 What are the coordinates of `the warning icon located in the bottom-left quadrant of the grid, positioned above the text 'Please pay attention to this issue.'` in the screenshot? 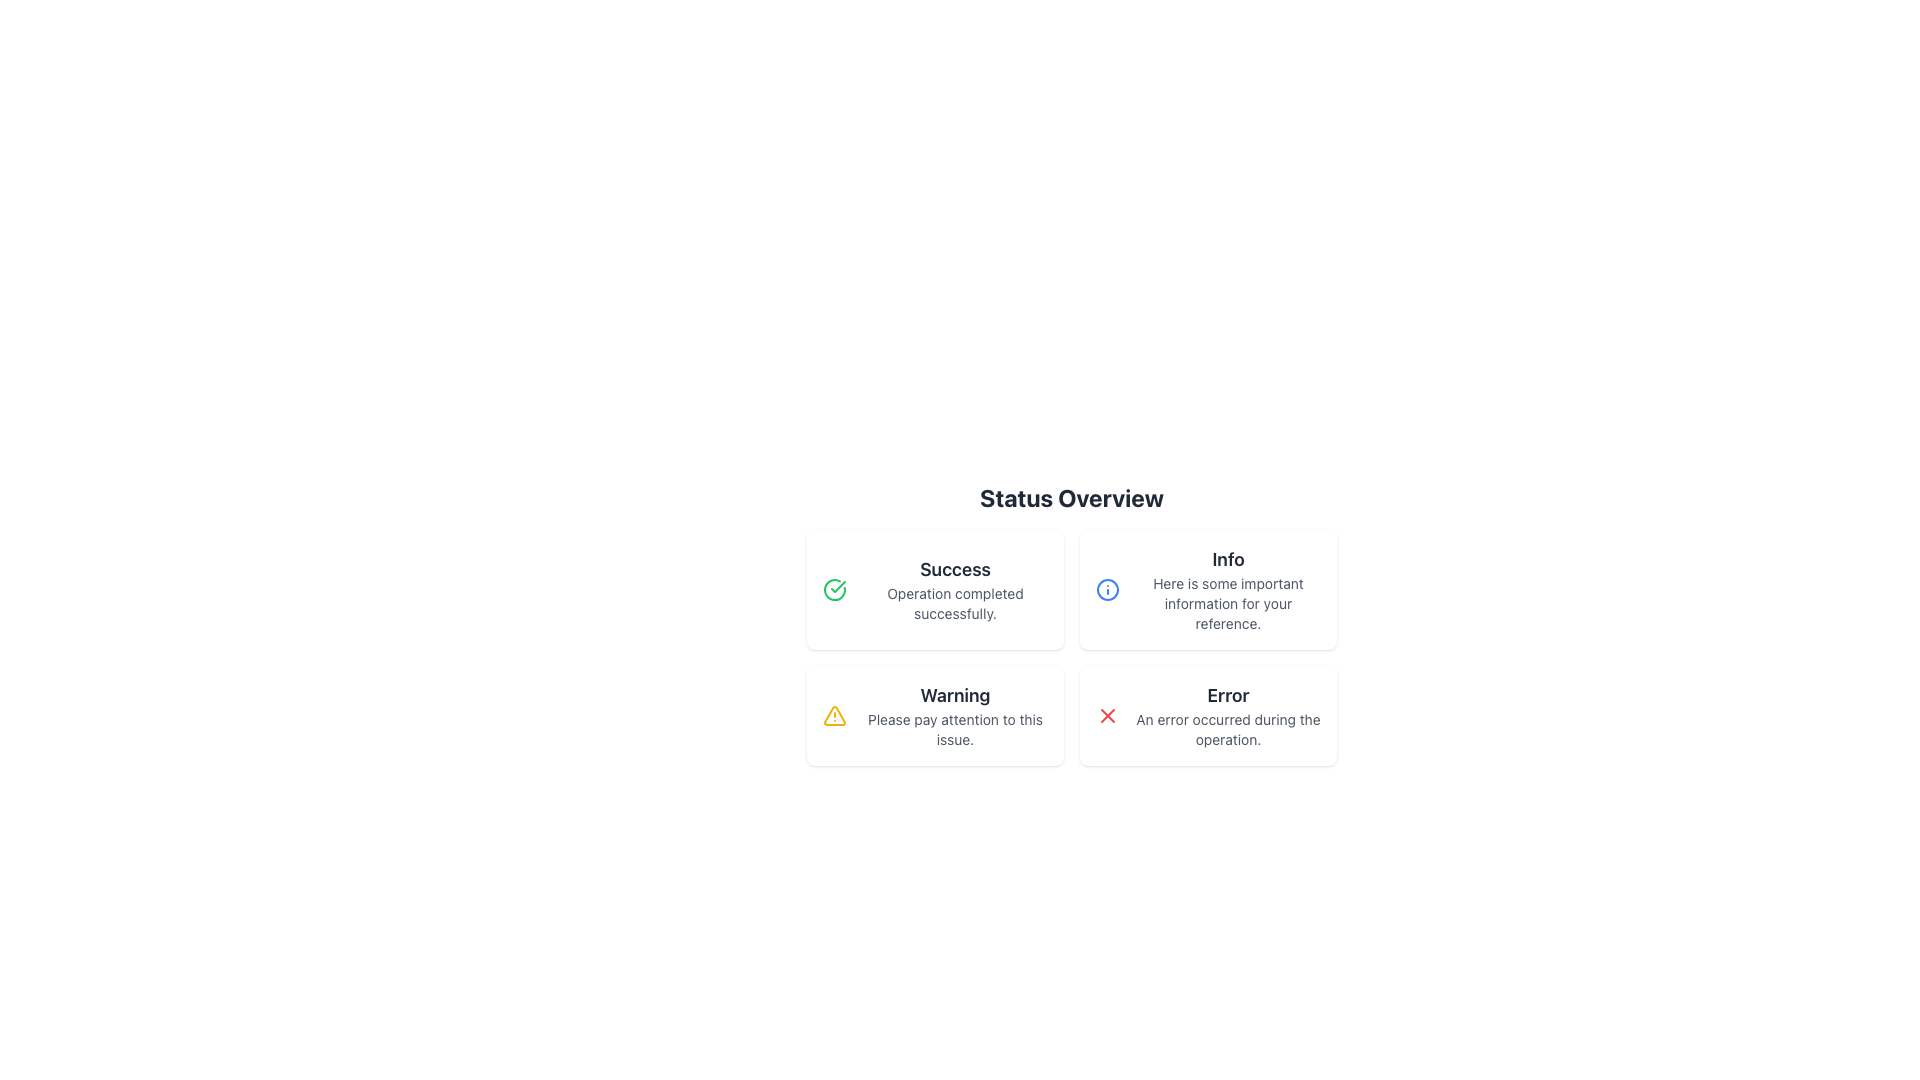 It's located at (835, 715).